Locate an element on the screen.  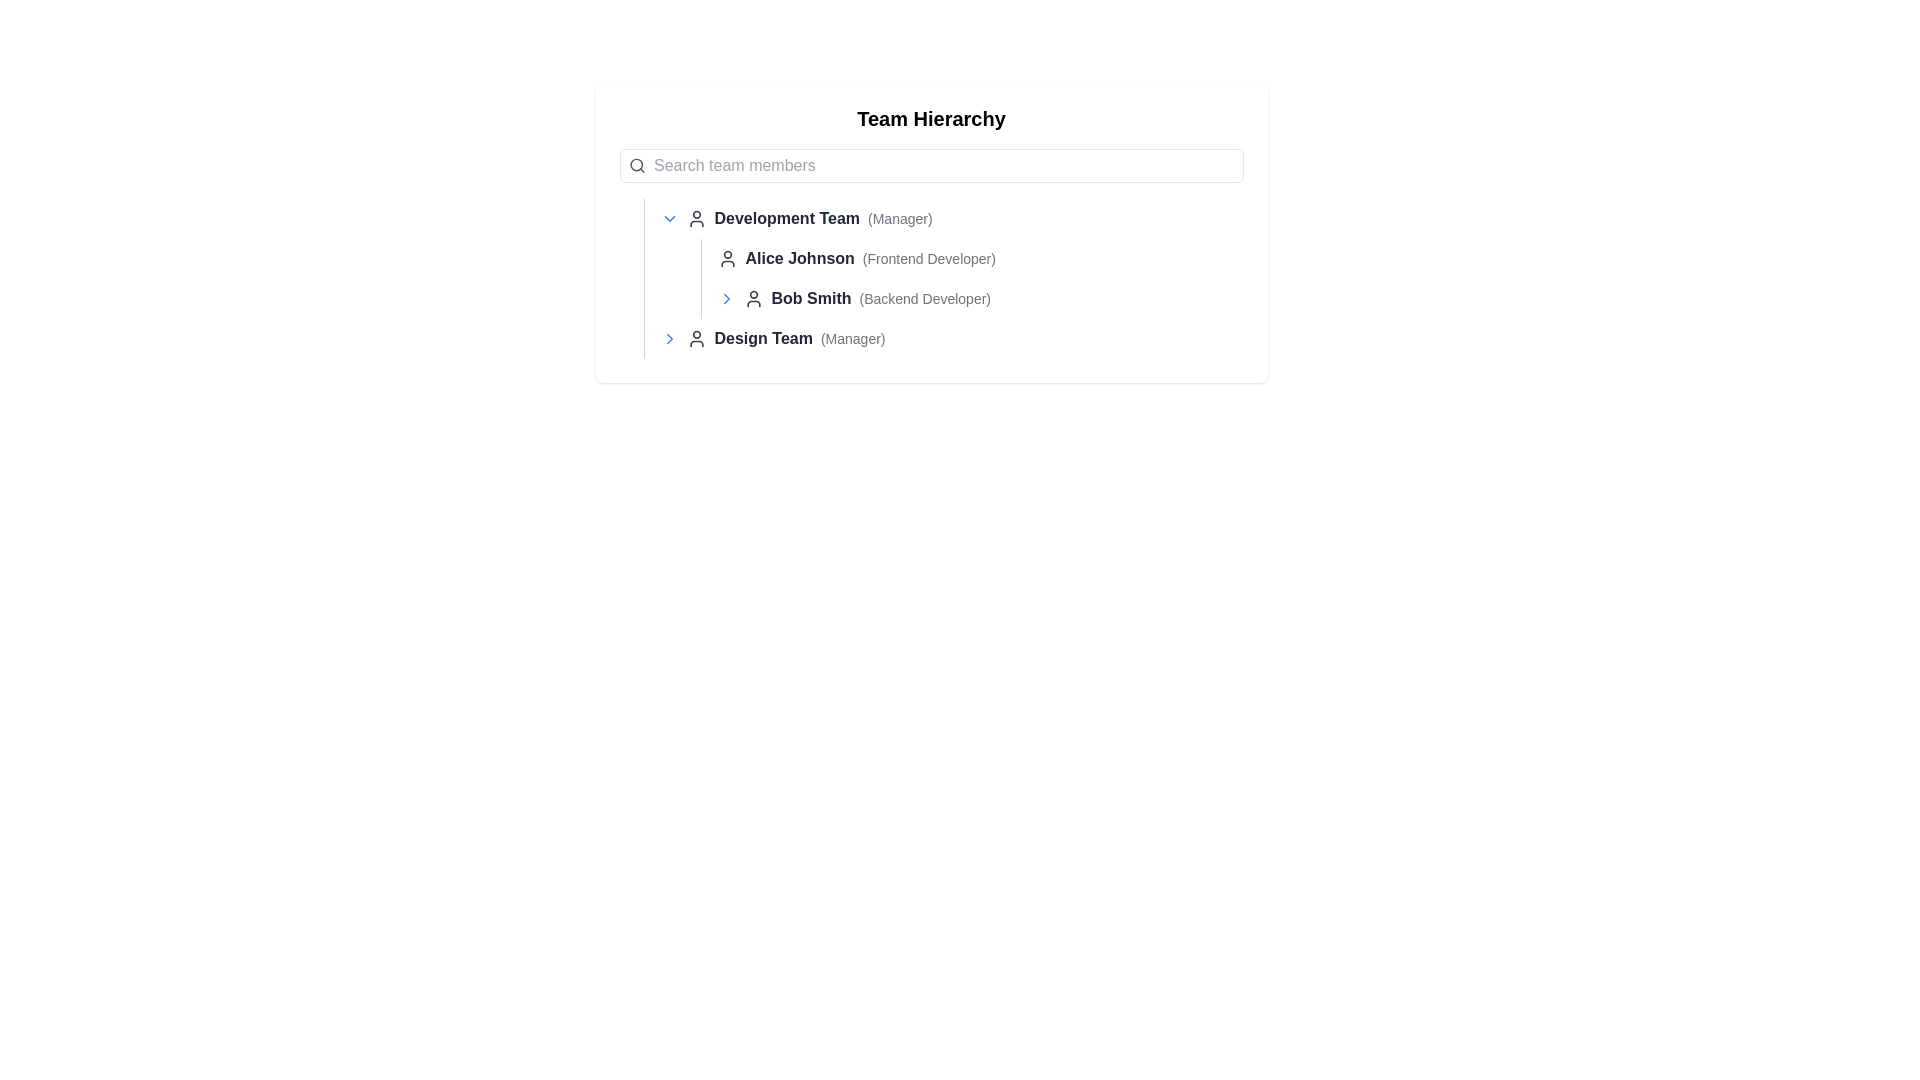
the text label displaying 'Bob Smith' is located at coordinates (811, 299).